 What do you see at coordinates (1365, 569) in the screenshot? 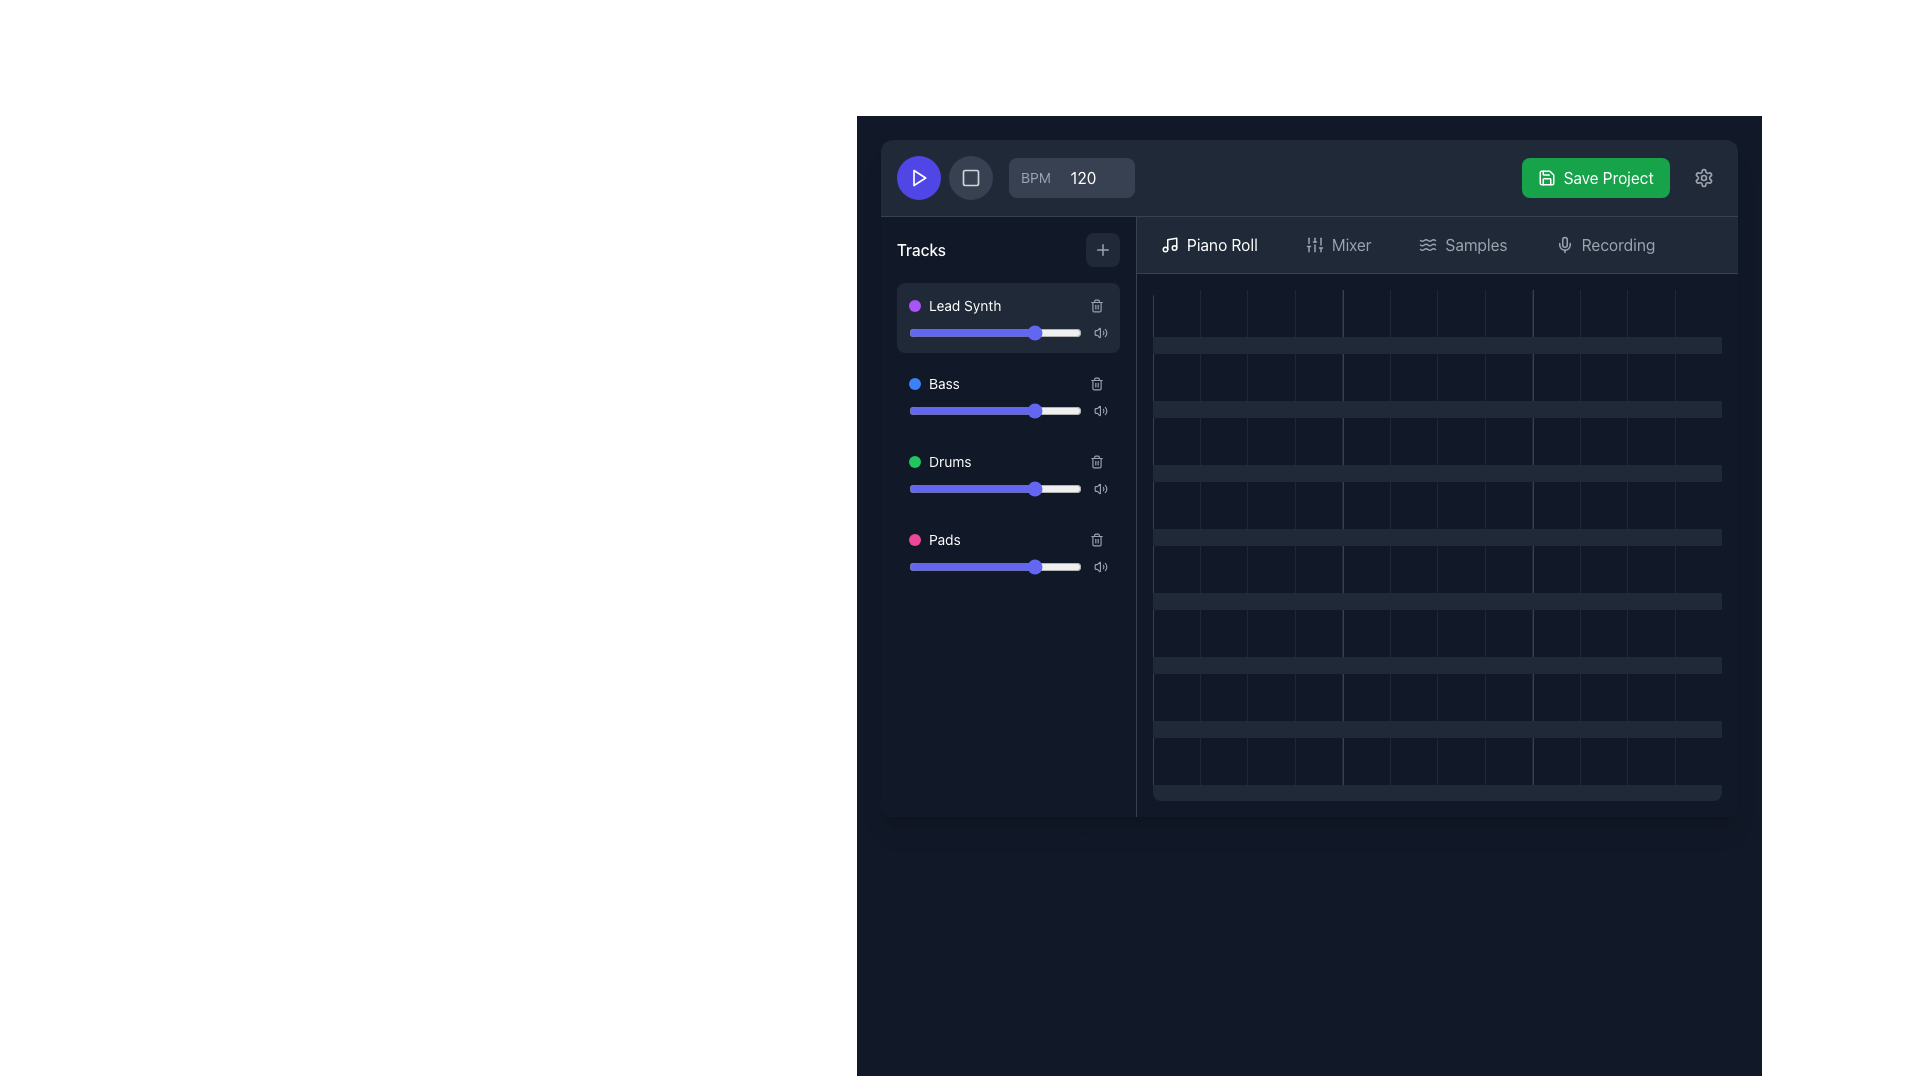
I see `the grid cell located in the fifth column and fifth row by clicking on it` at bounding box center [1365, 569].